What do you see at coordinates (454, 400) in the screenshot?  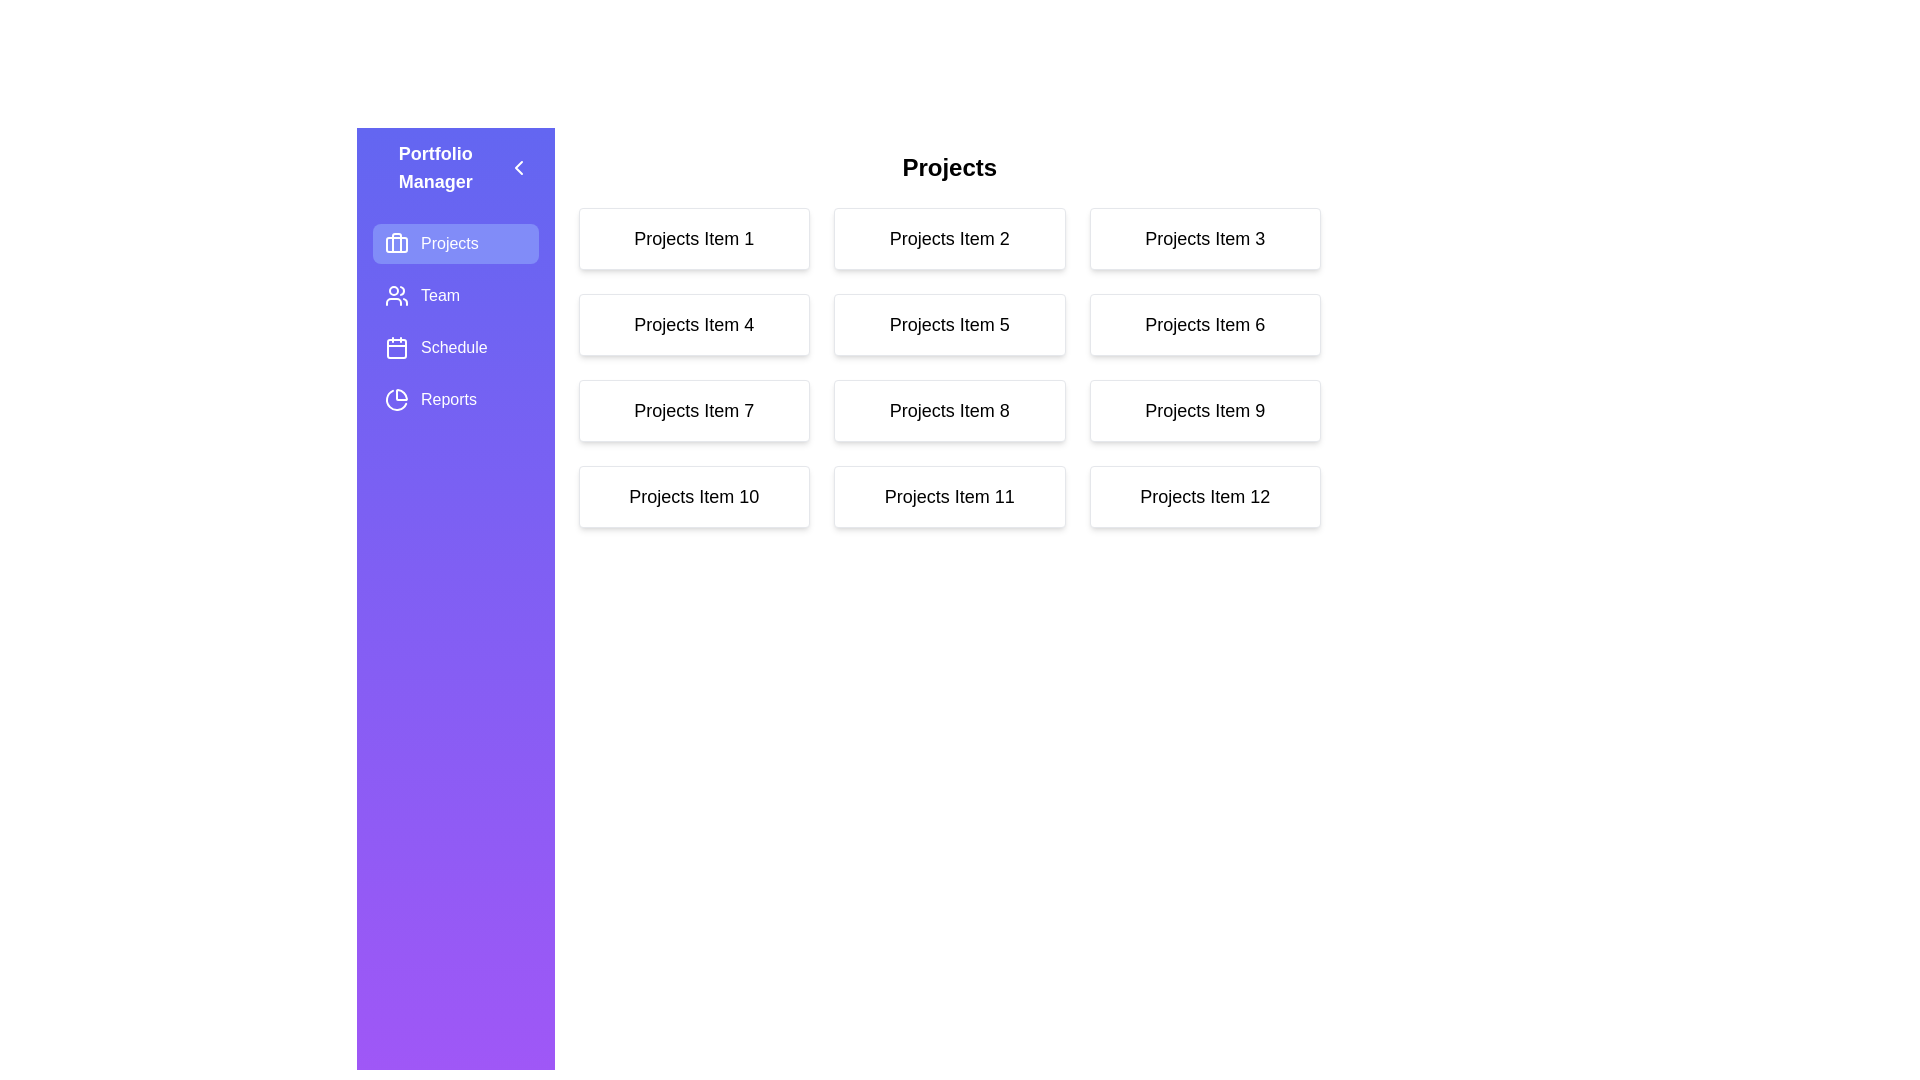 I see `the element Reports to observe its visual feedback` at bounding box center [454, 400].